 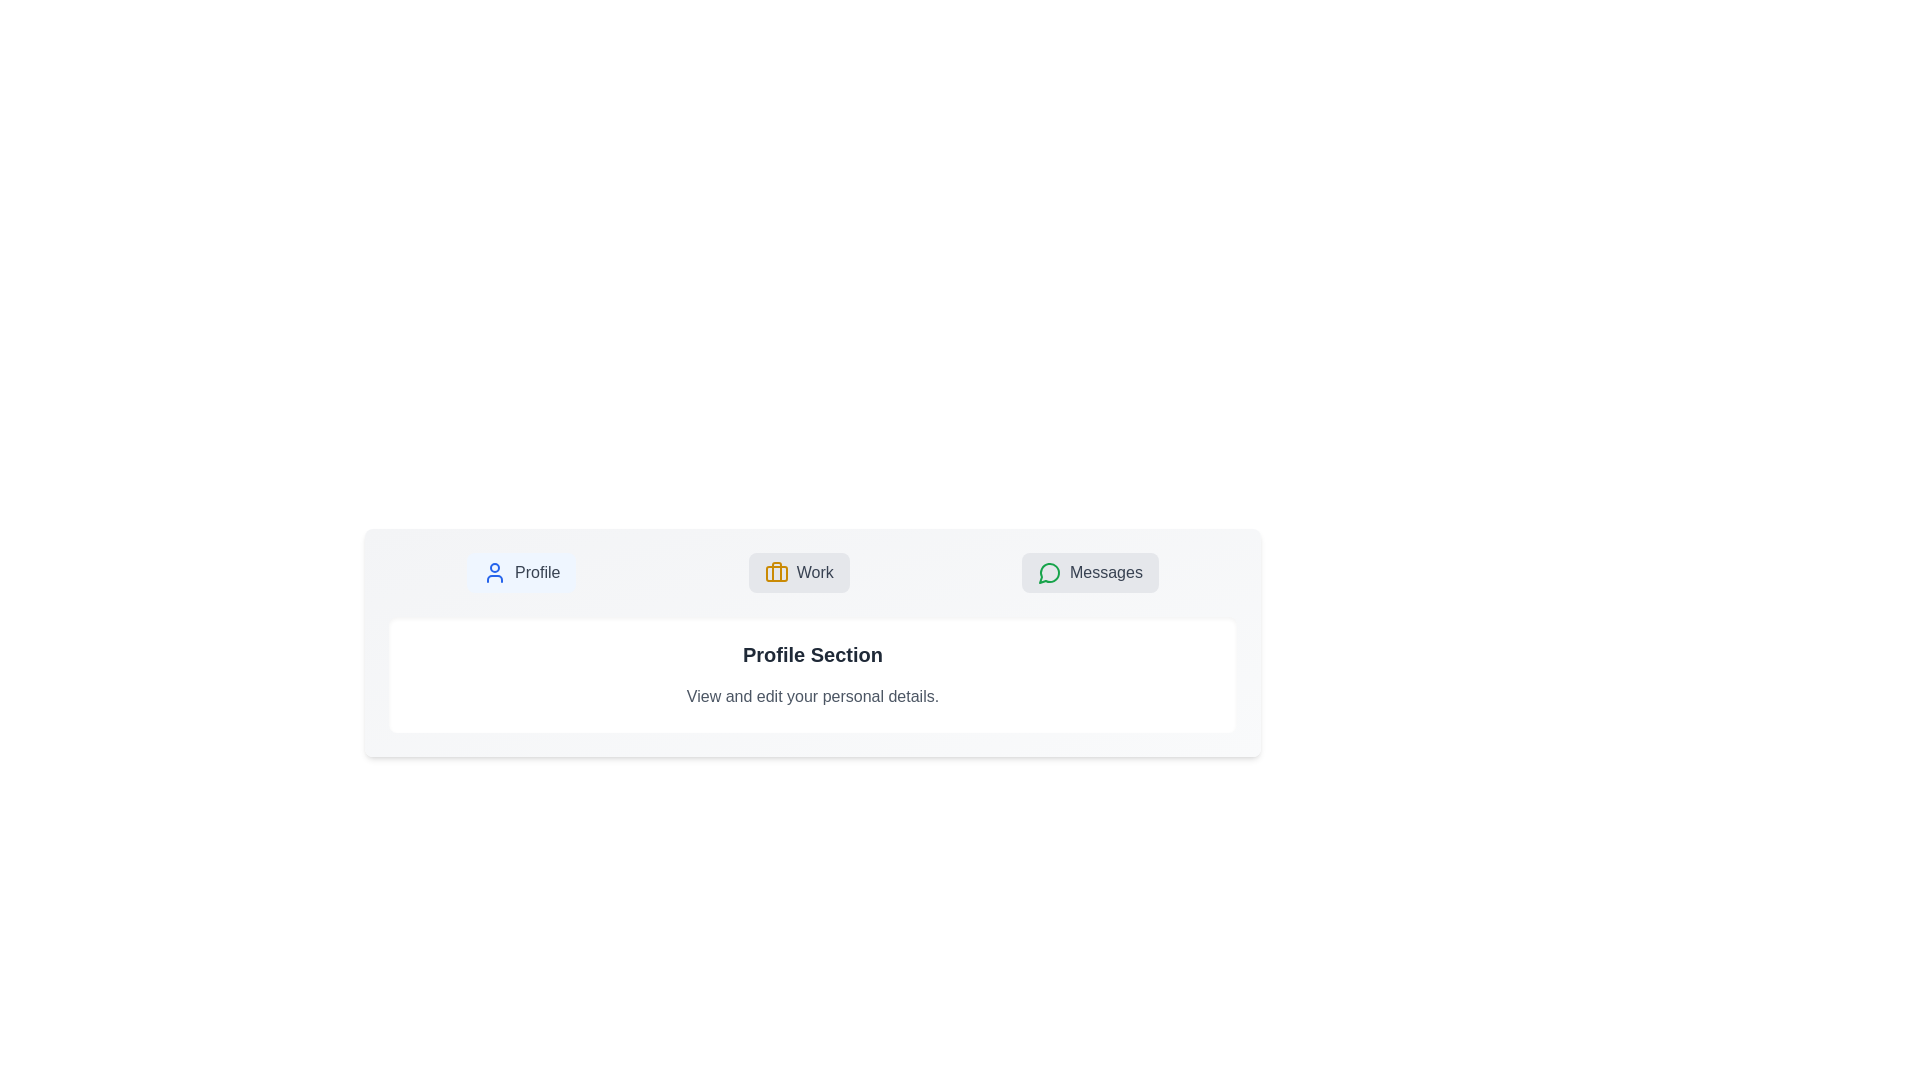 I want to click on the Work button to display its associated content, so click(x=797, y=573).